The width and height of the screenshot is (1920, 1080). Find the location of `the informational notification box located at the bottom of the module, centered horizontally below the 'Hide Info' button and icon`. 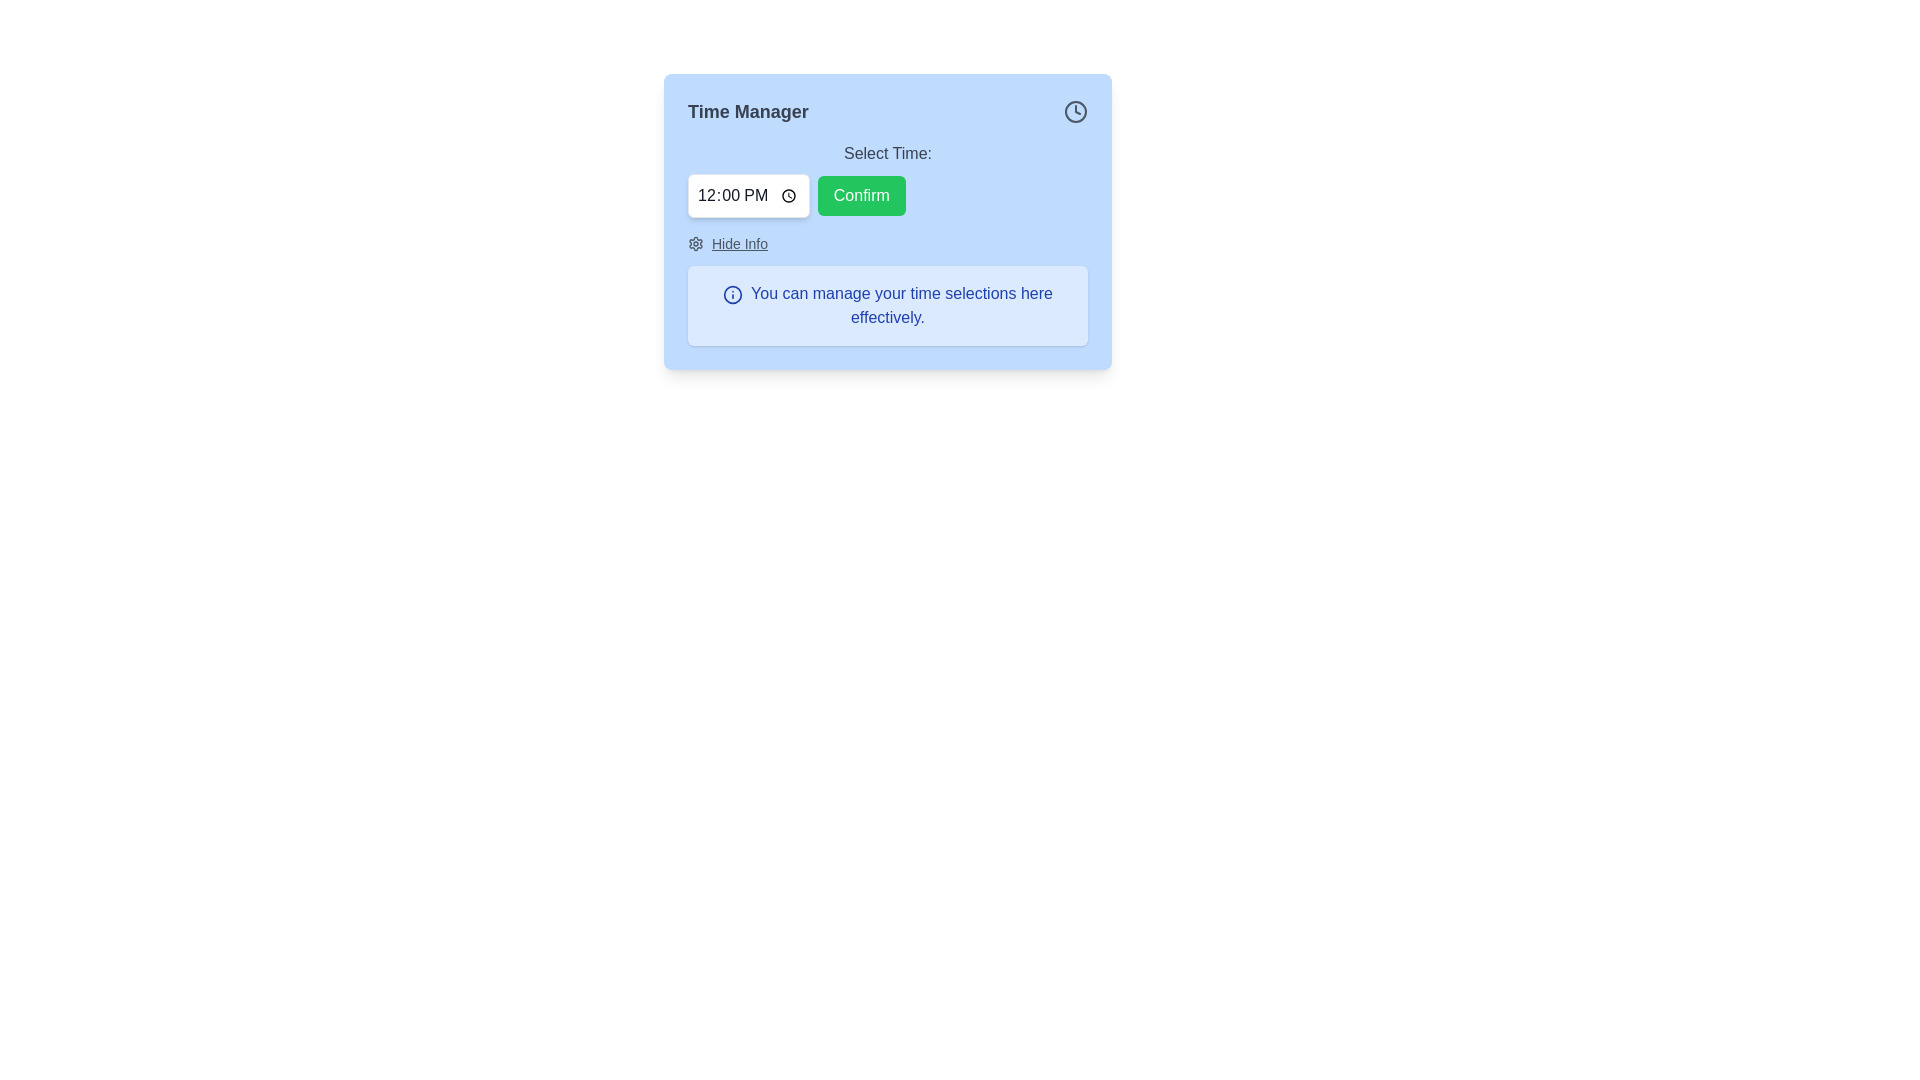

the informational notification box located at the bottom of the module, centered horizontally below the 'Hide Info' button and icon is located at coordinates (887, 305).